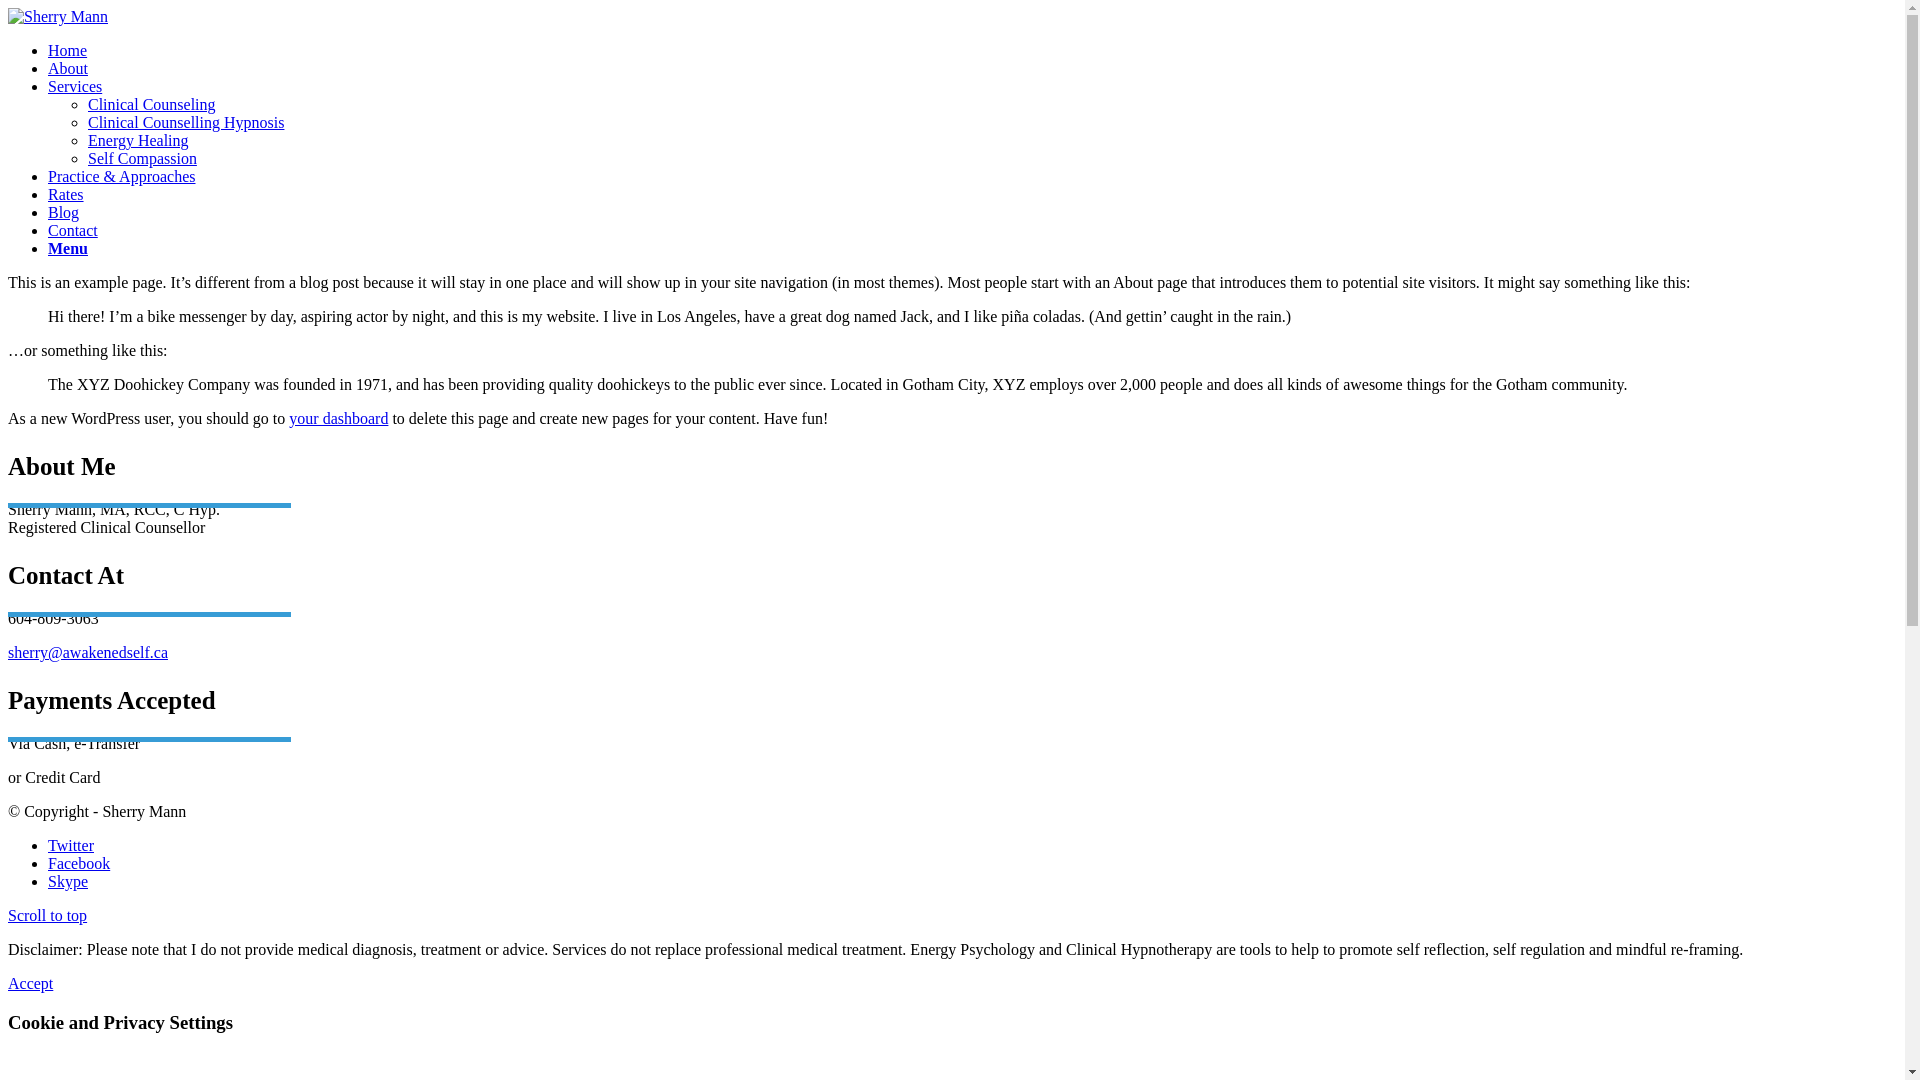 This screenshot has width=1920, height=1080. What do you see at coordinates (141, 157) in the screenshot?
I see `'Self Compassion'` at bounding box center [141, 157].